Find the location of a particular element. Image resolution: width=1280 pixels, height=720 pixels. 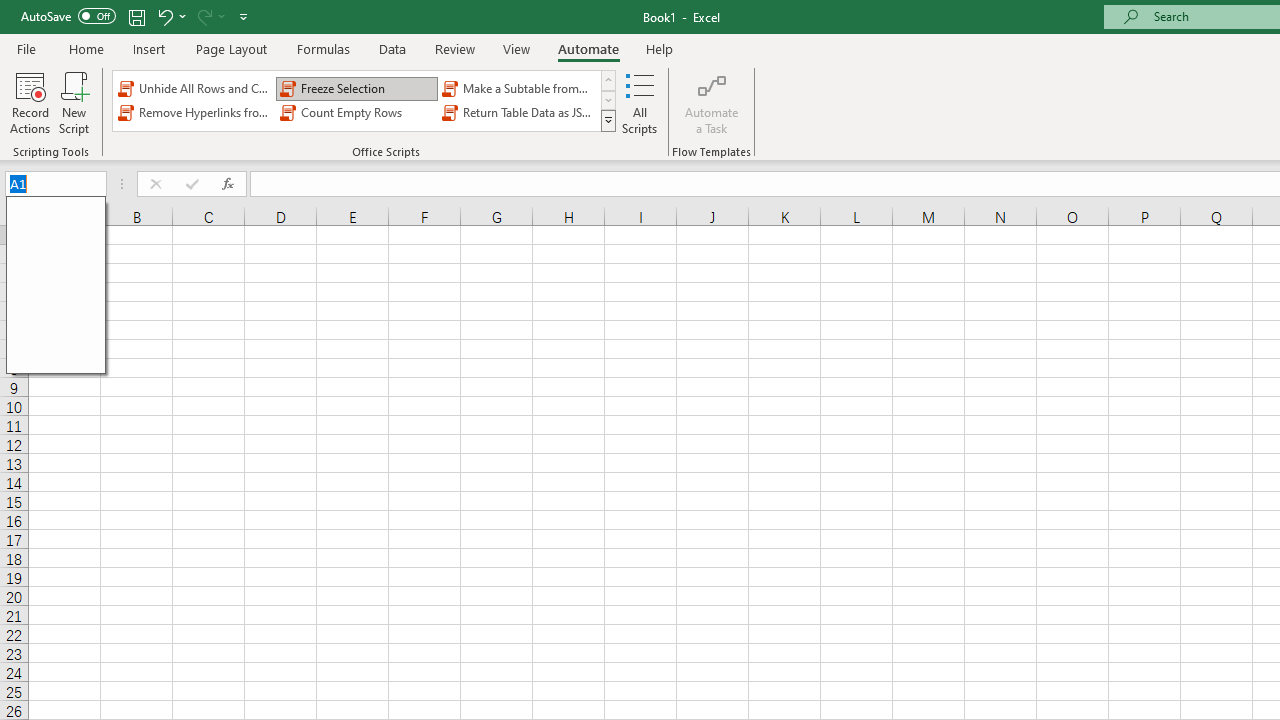

'All Scripts' is located at coordinates (640, 103).